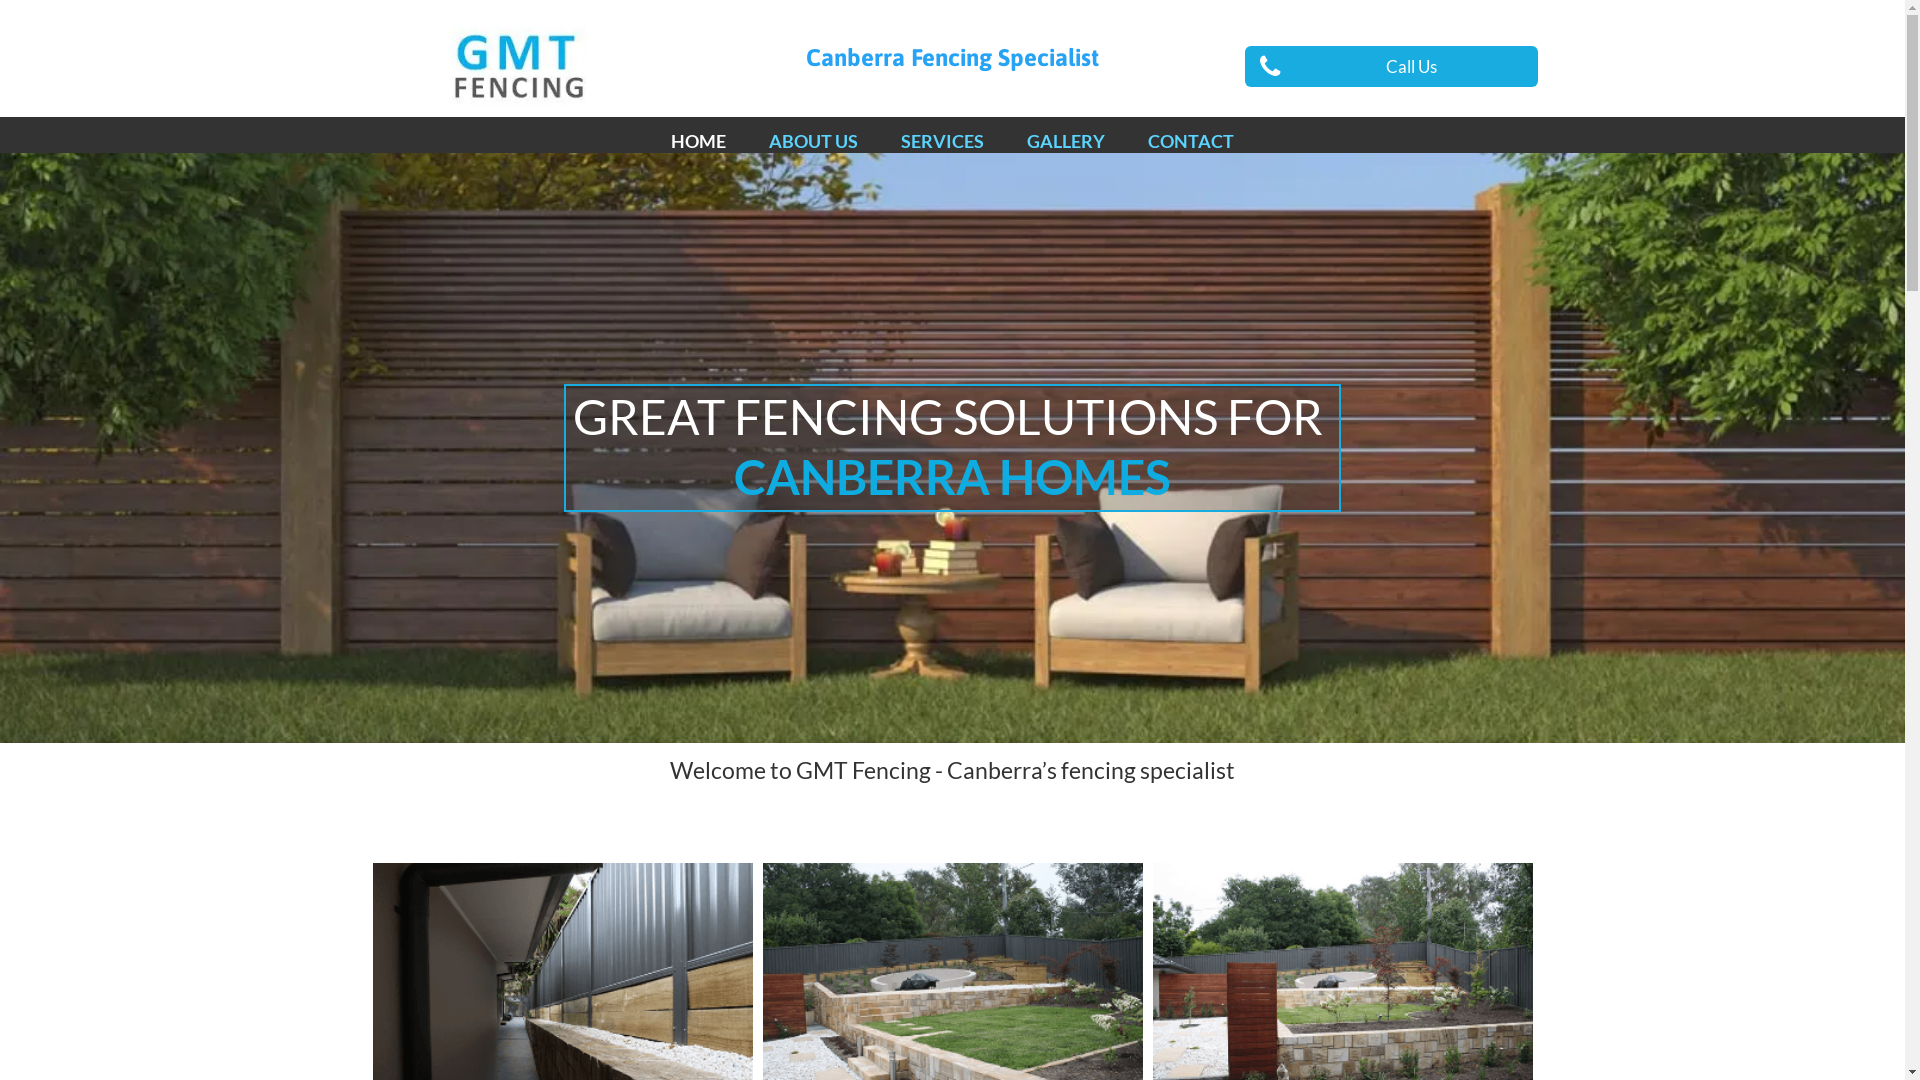 This screenshot has width=1920, height=1080. I want to click on 'ABOUT US', so click(813, 140).